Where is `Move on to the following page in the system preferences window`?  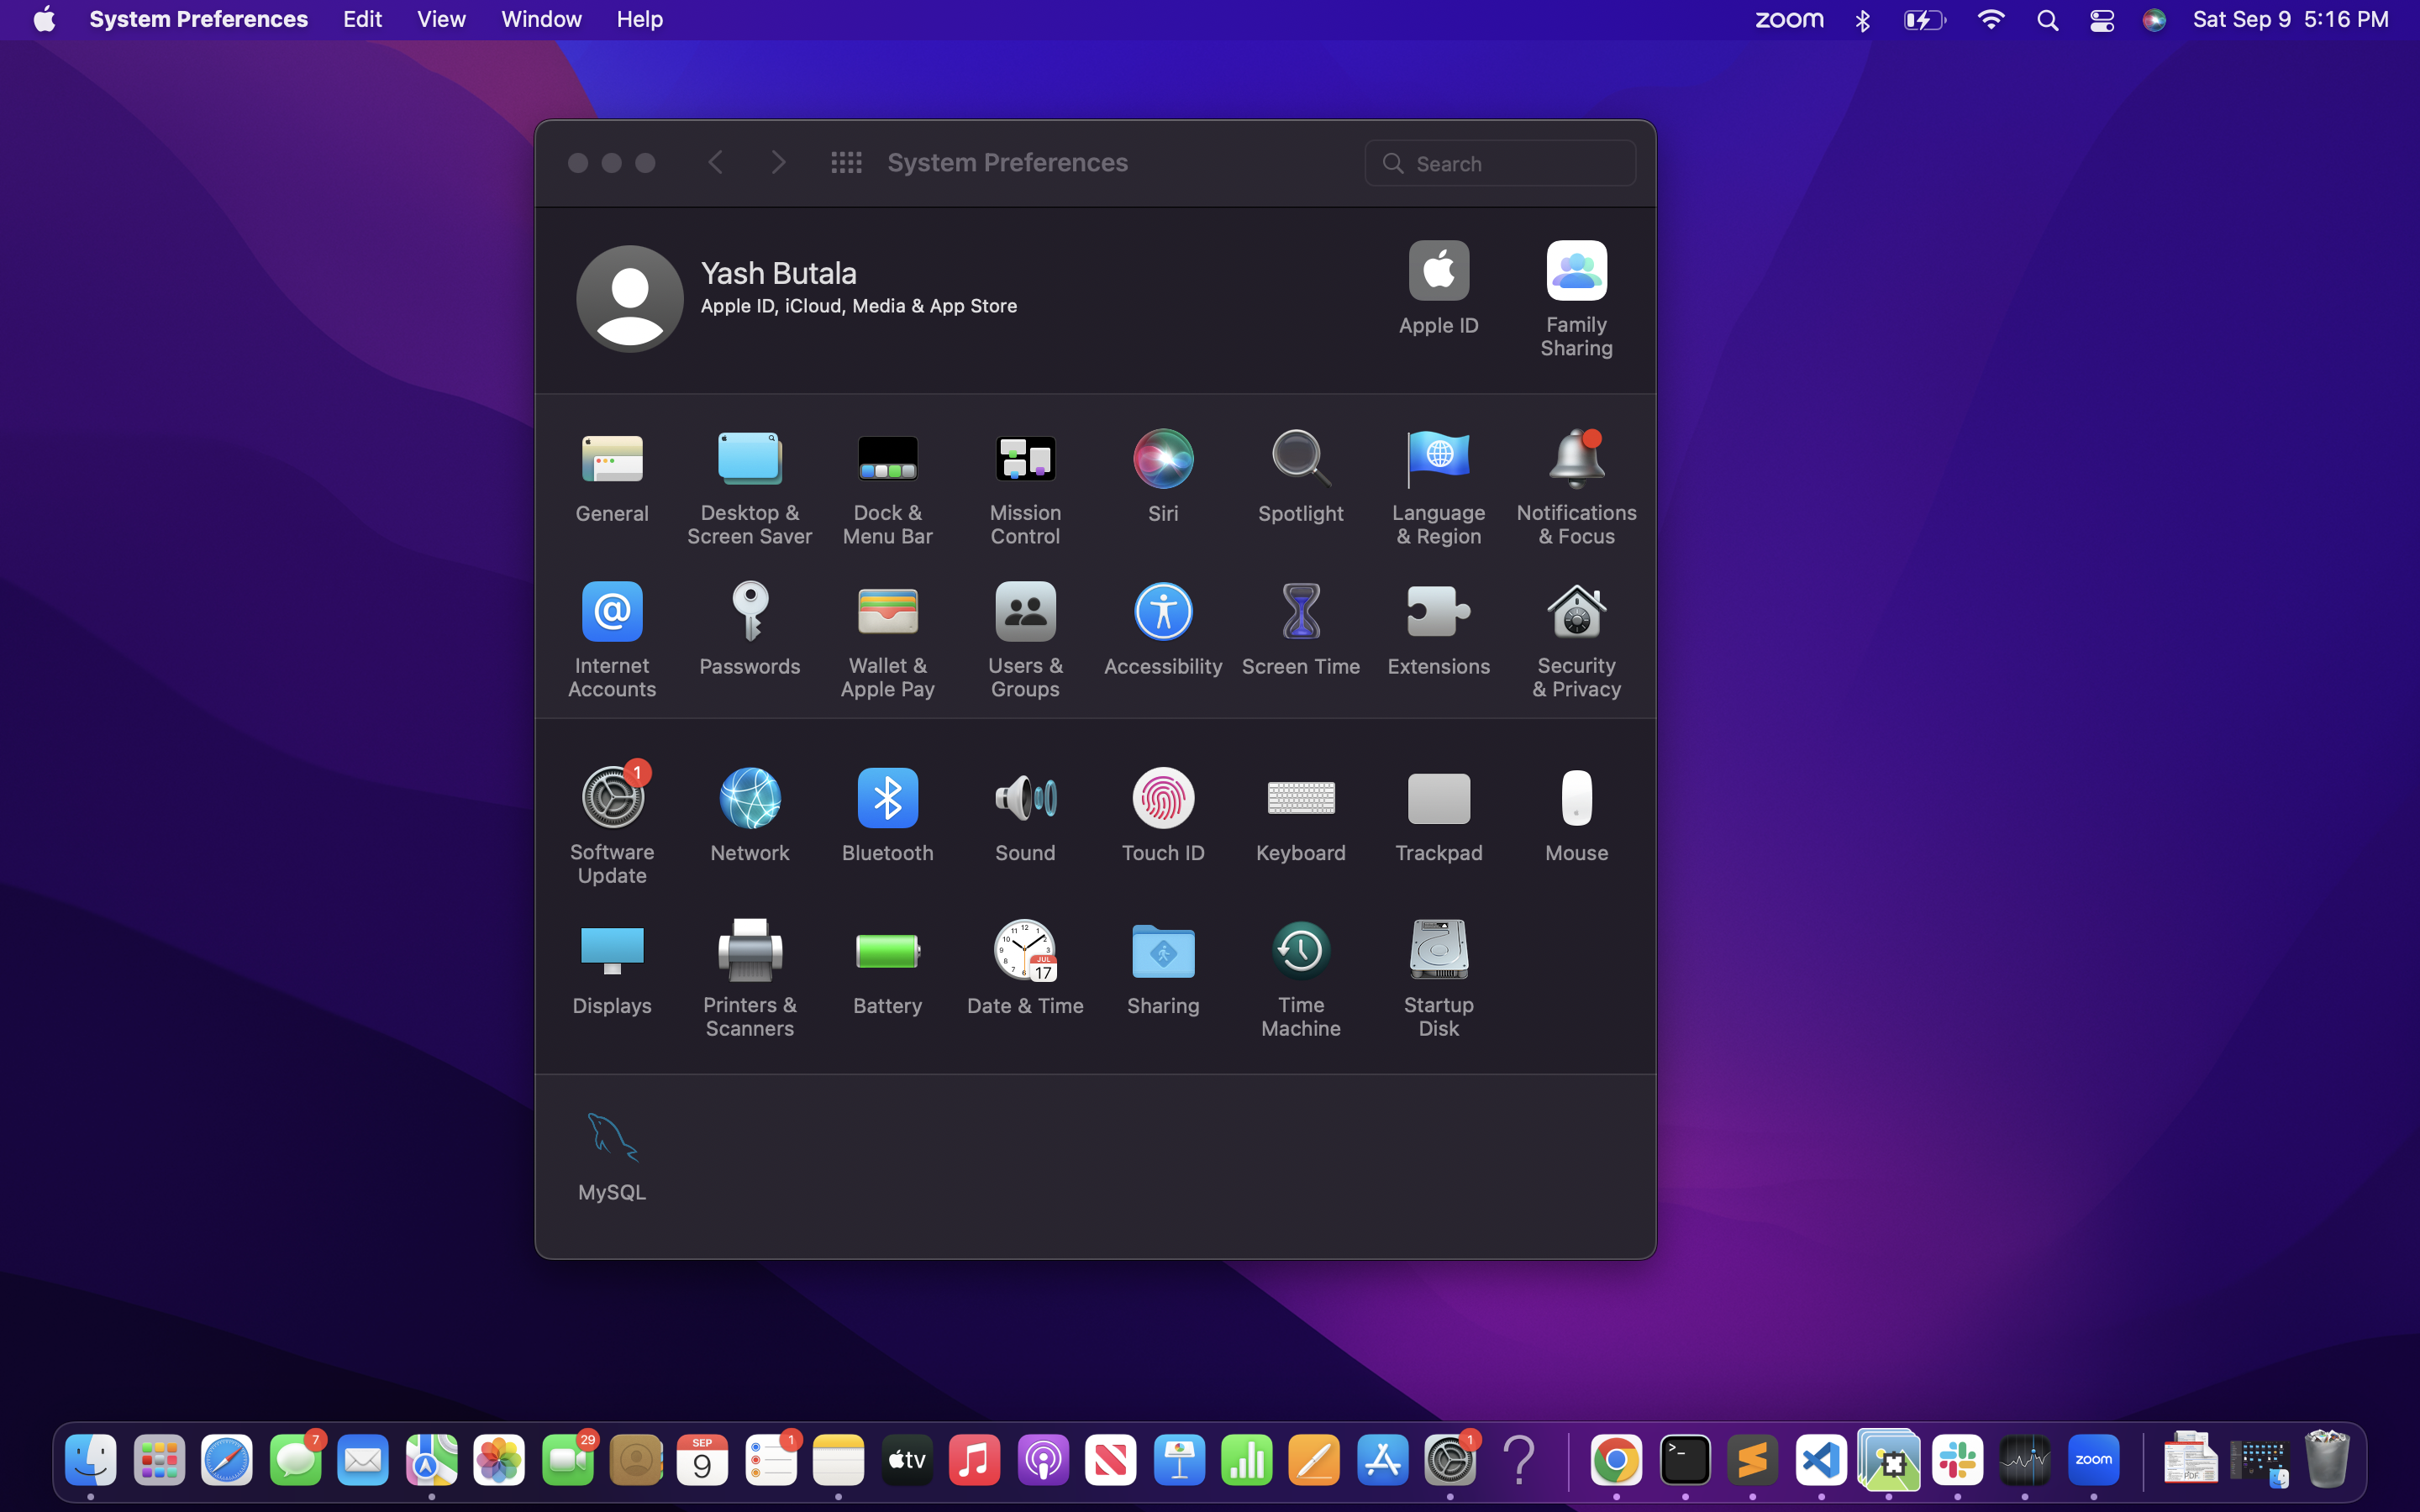
Move on to the following page in the system preferences window is located at coordinates (778, 162).